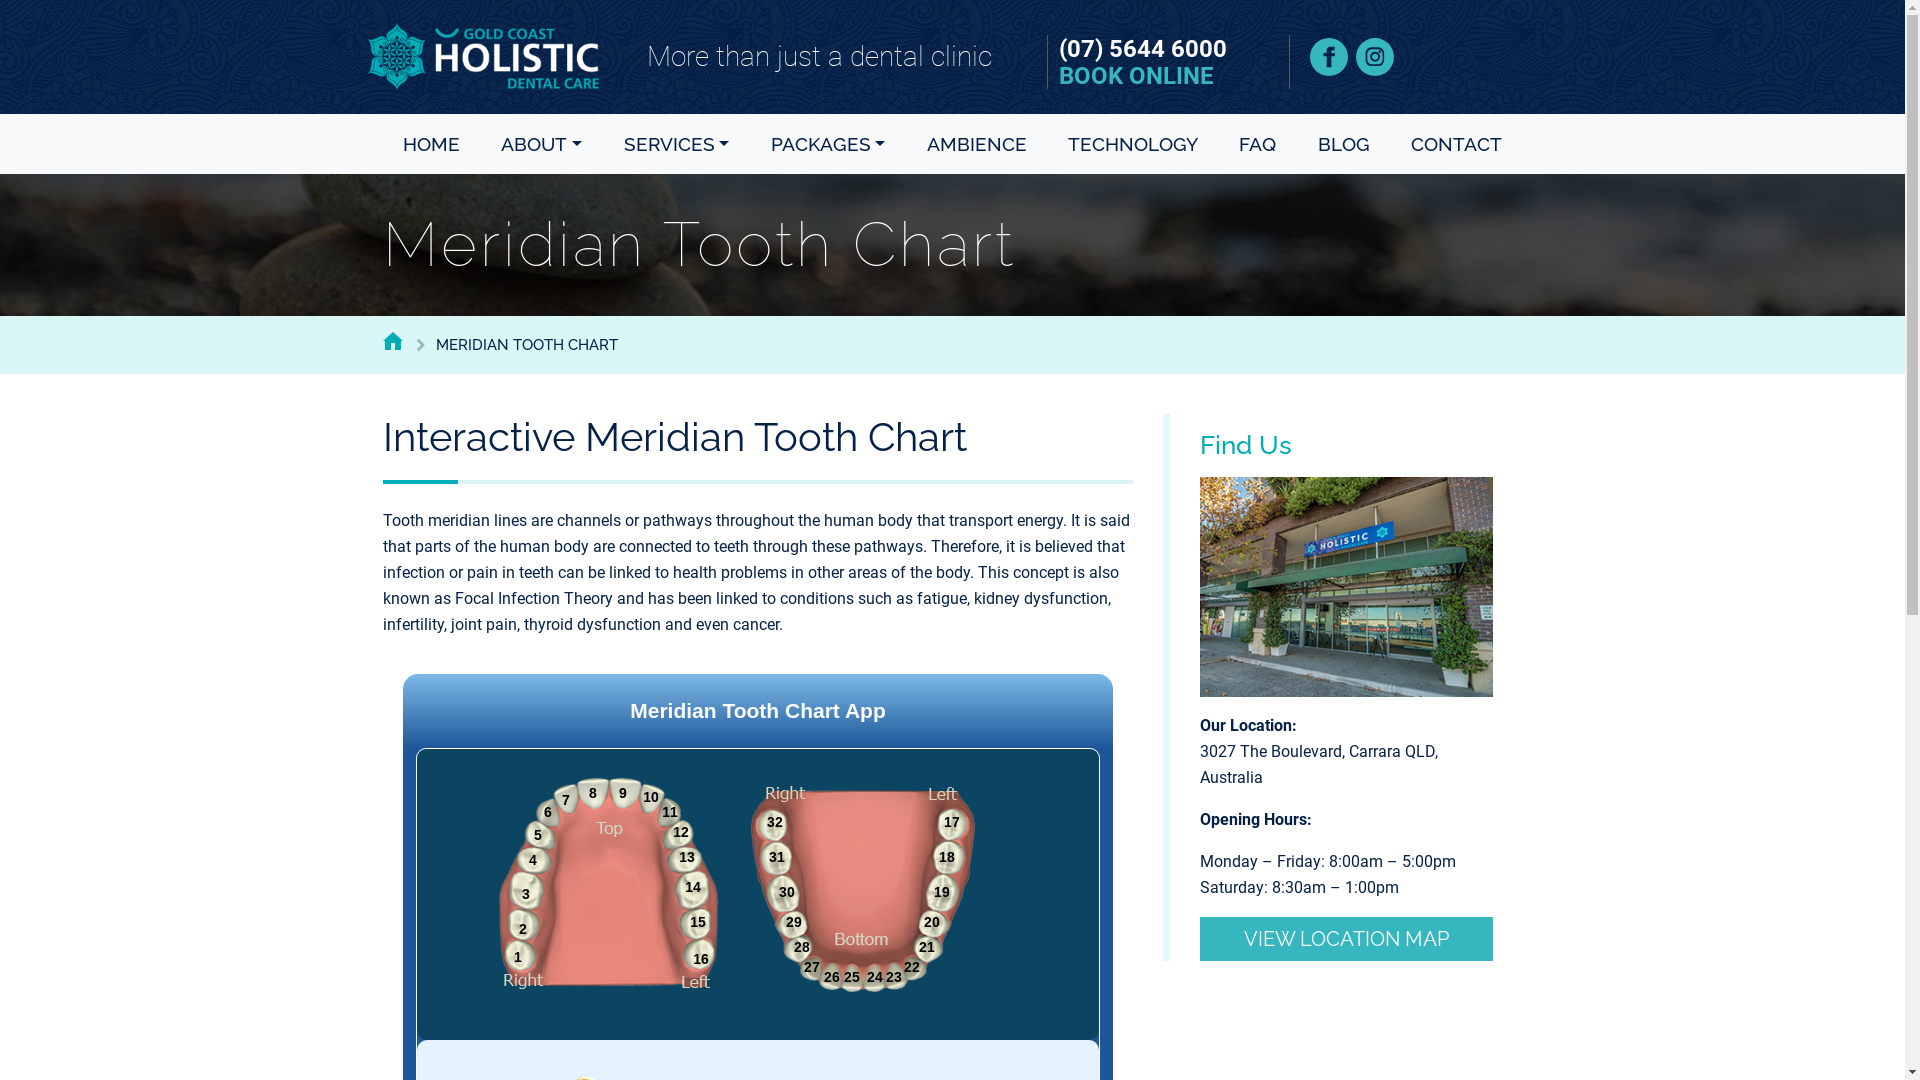  Describe the element at coordinates (1401, 143) in the screenshot. I see `'CONTACT'` at that location.